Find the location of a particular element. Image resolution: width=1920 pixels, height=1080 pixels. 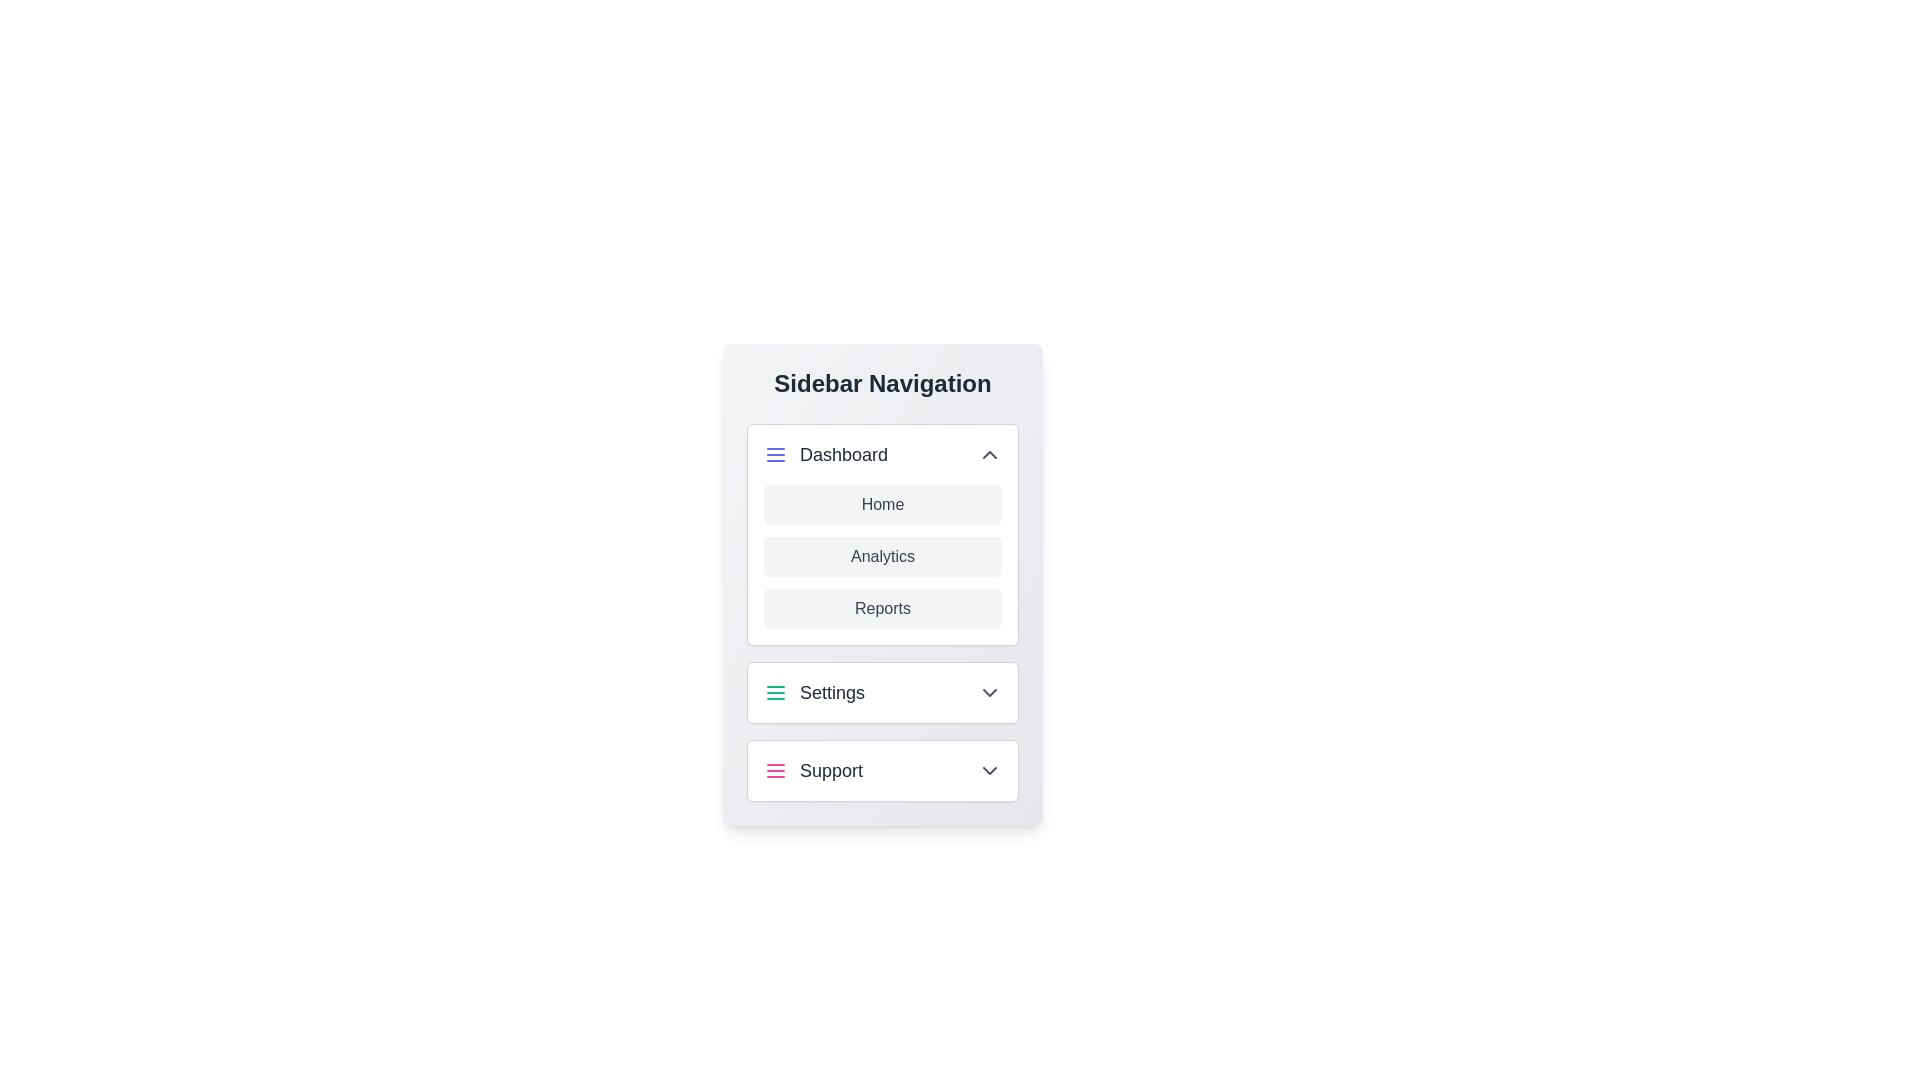

the indigo hamburger menu icon located to the left of the 'Dashboard' text in the vertical navigation menu is located at coordinates (775, 455).